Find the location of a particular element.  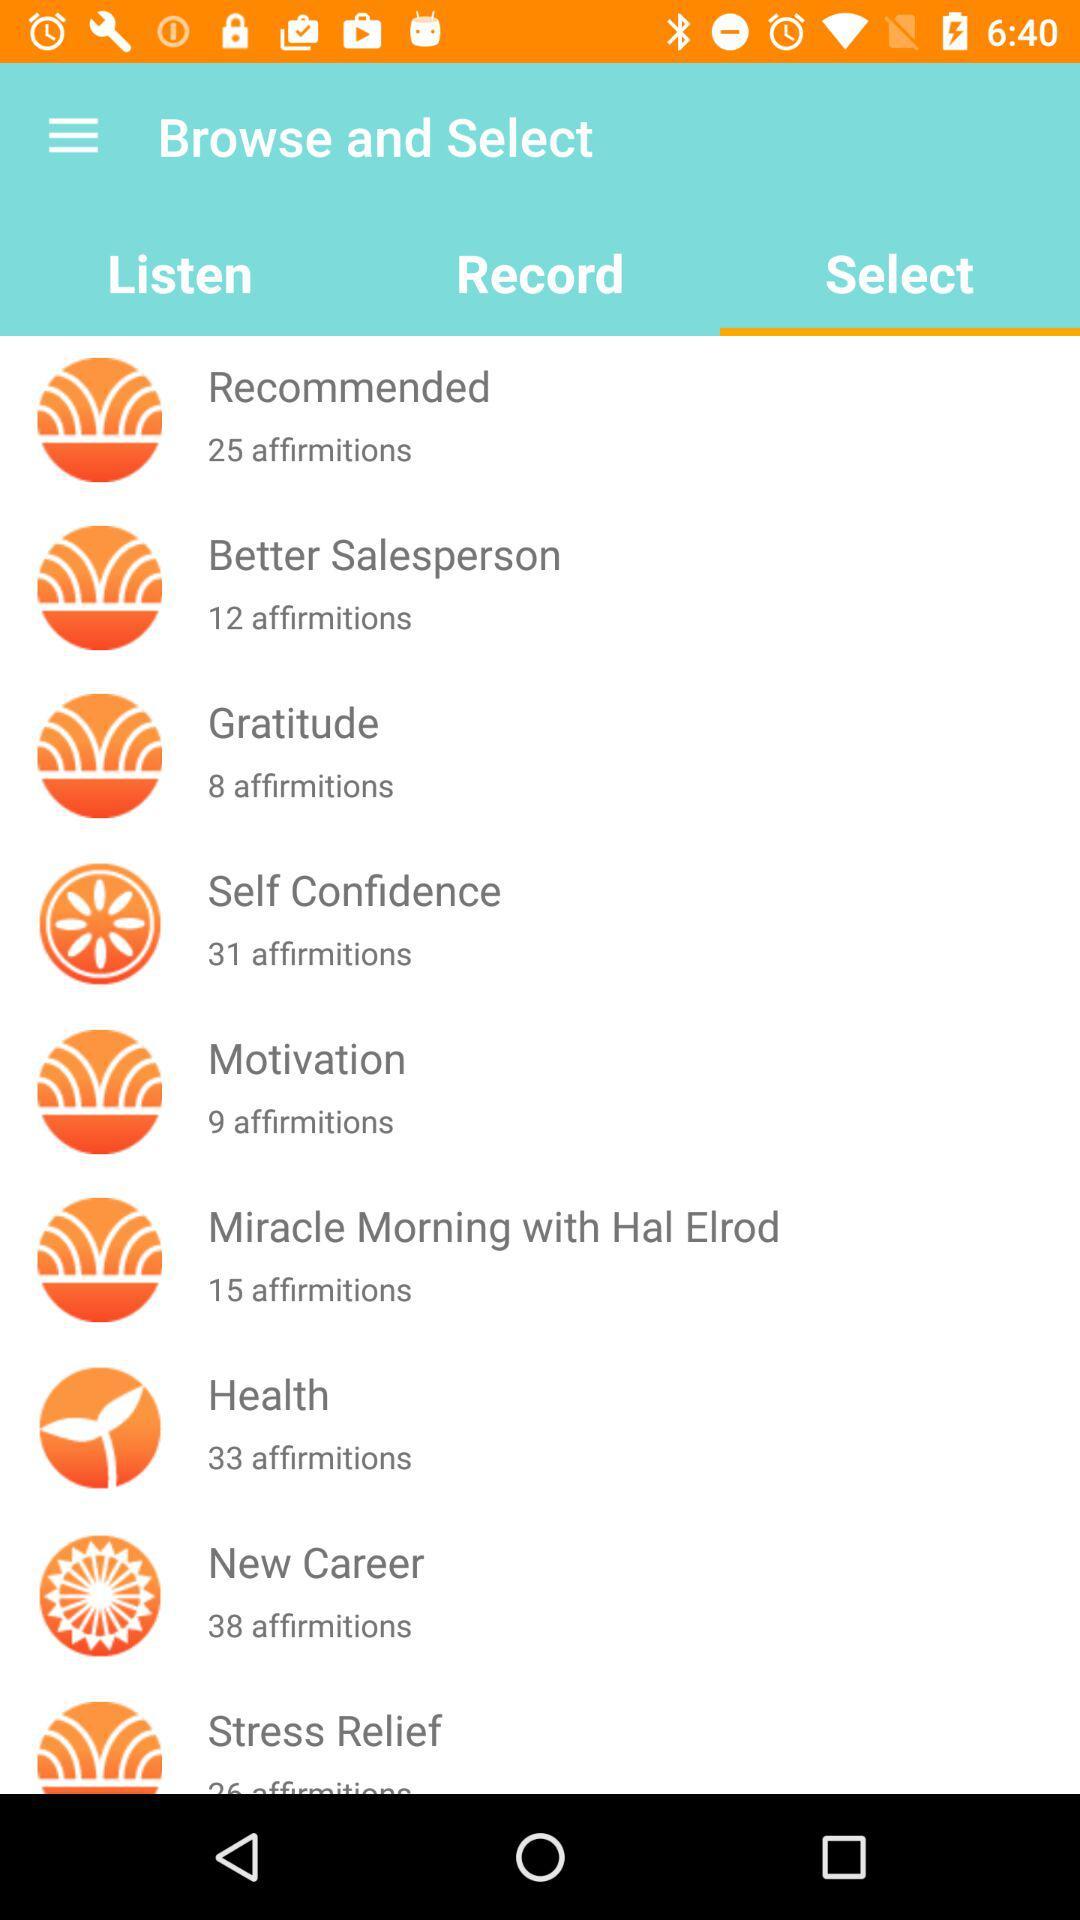

38 affirmitions item is located at coordinates (639, 1637).